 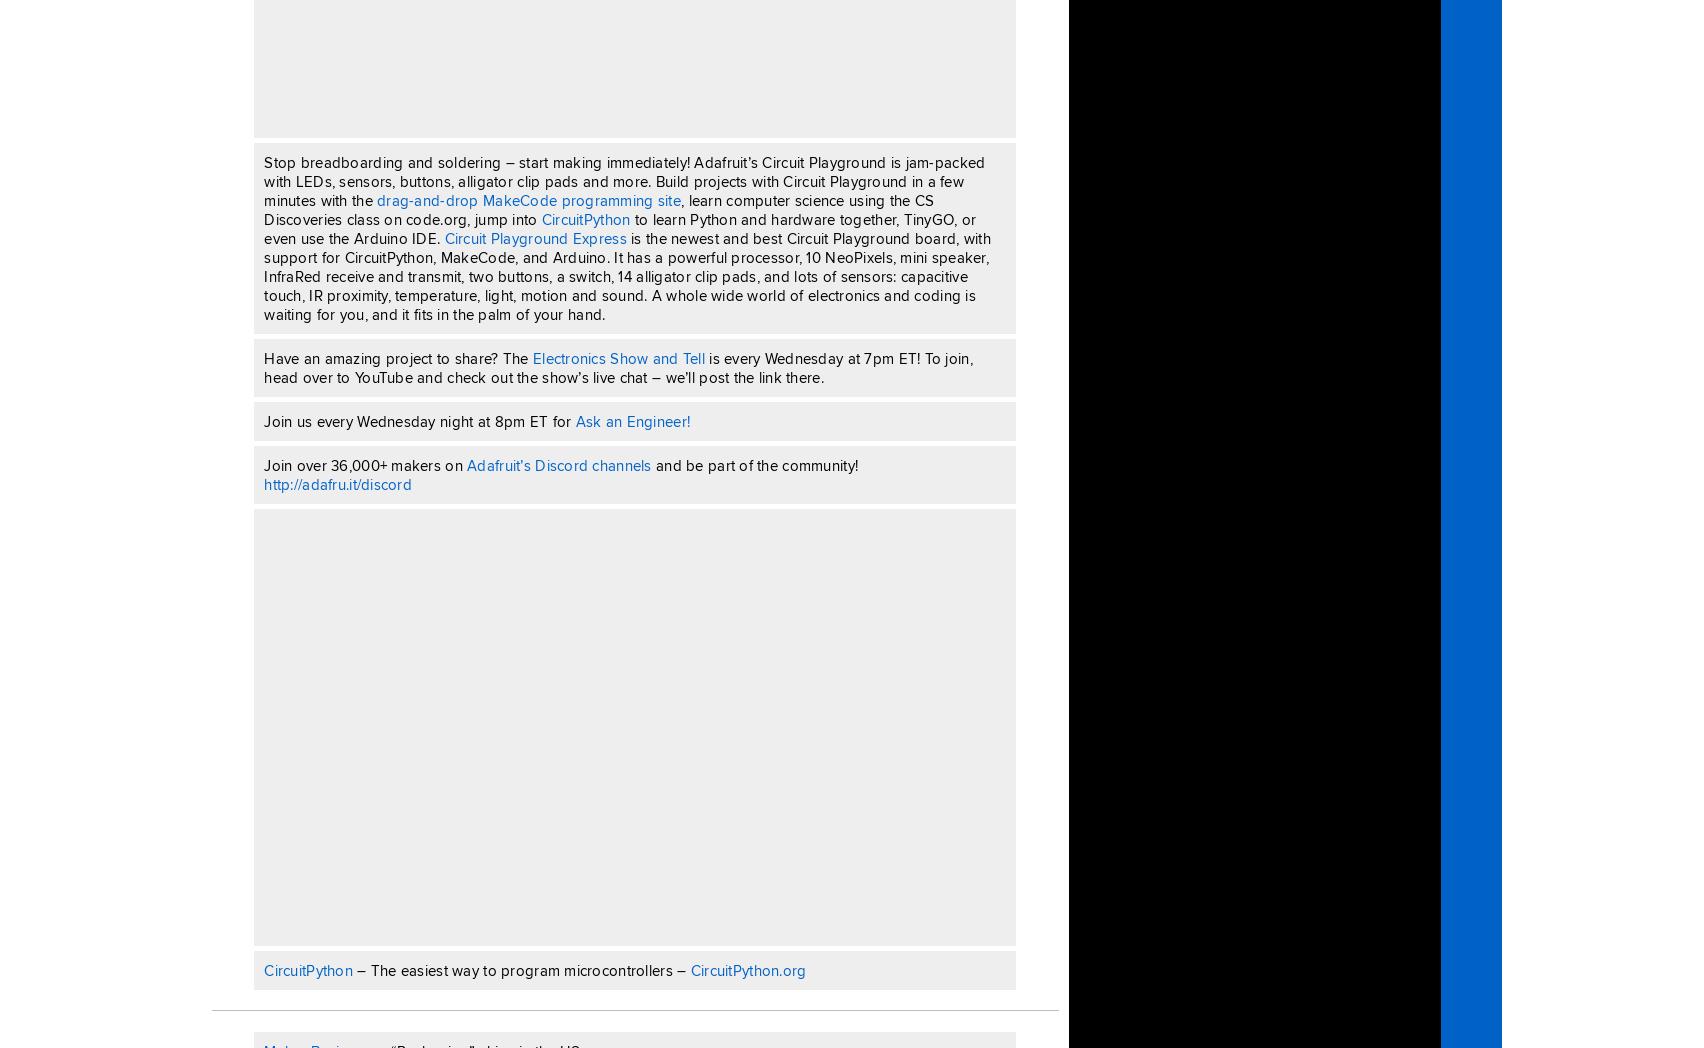 What do you see at coordinates (397, 356) in the screenshot?
I see `'Have an amazing project to share? The'` at bounding box center [397, 356].